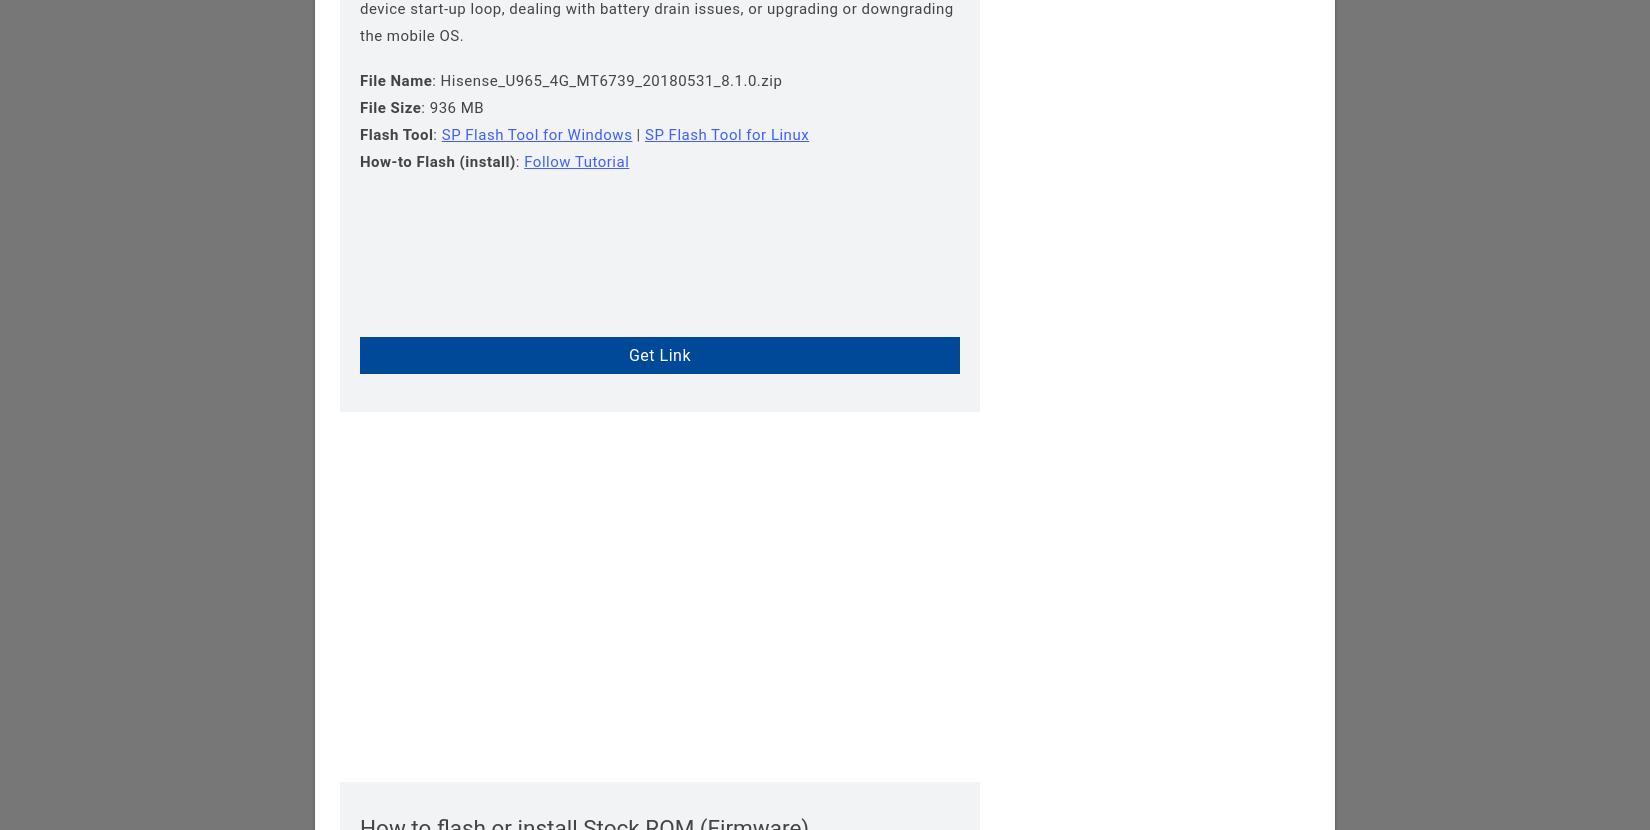  What do you see at coordinates (396, 80) in the screenshot?
I see `'File Name'` at bounding box center [396, 80].